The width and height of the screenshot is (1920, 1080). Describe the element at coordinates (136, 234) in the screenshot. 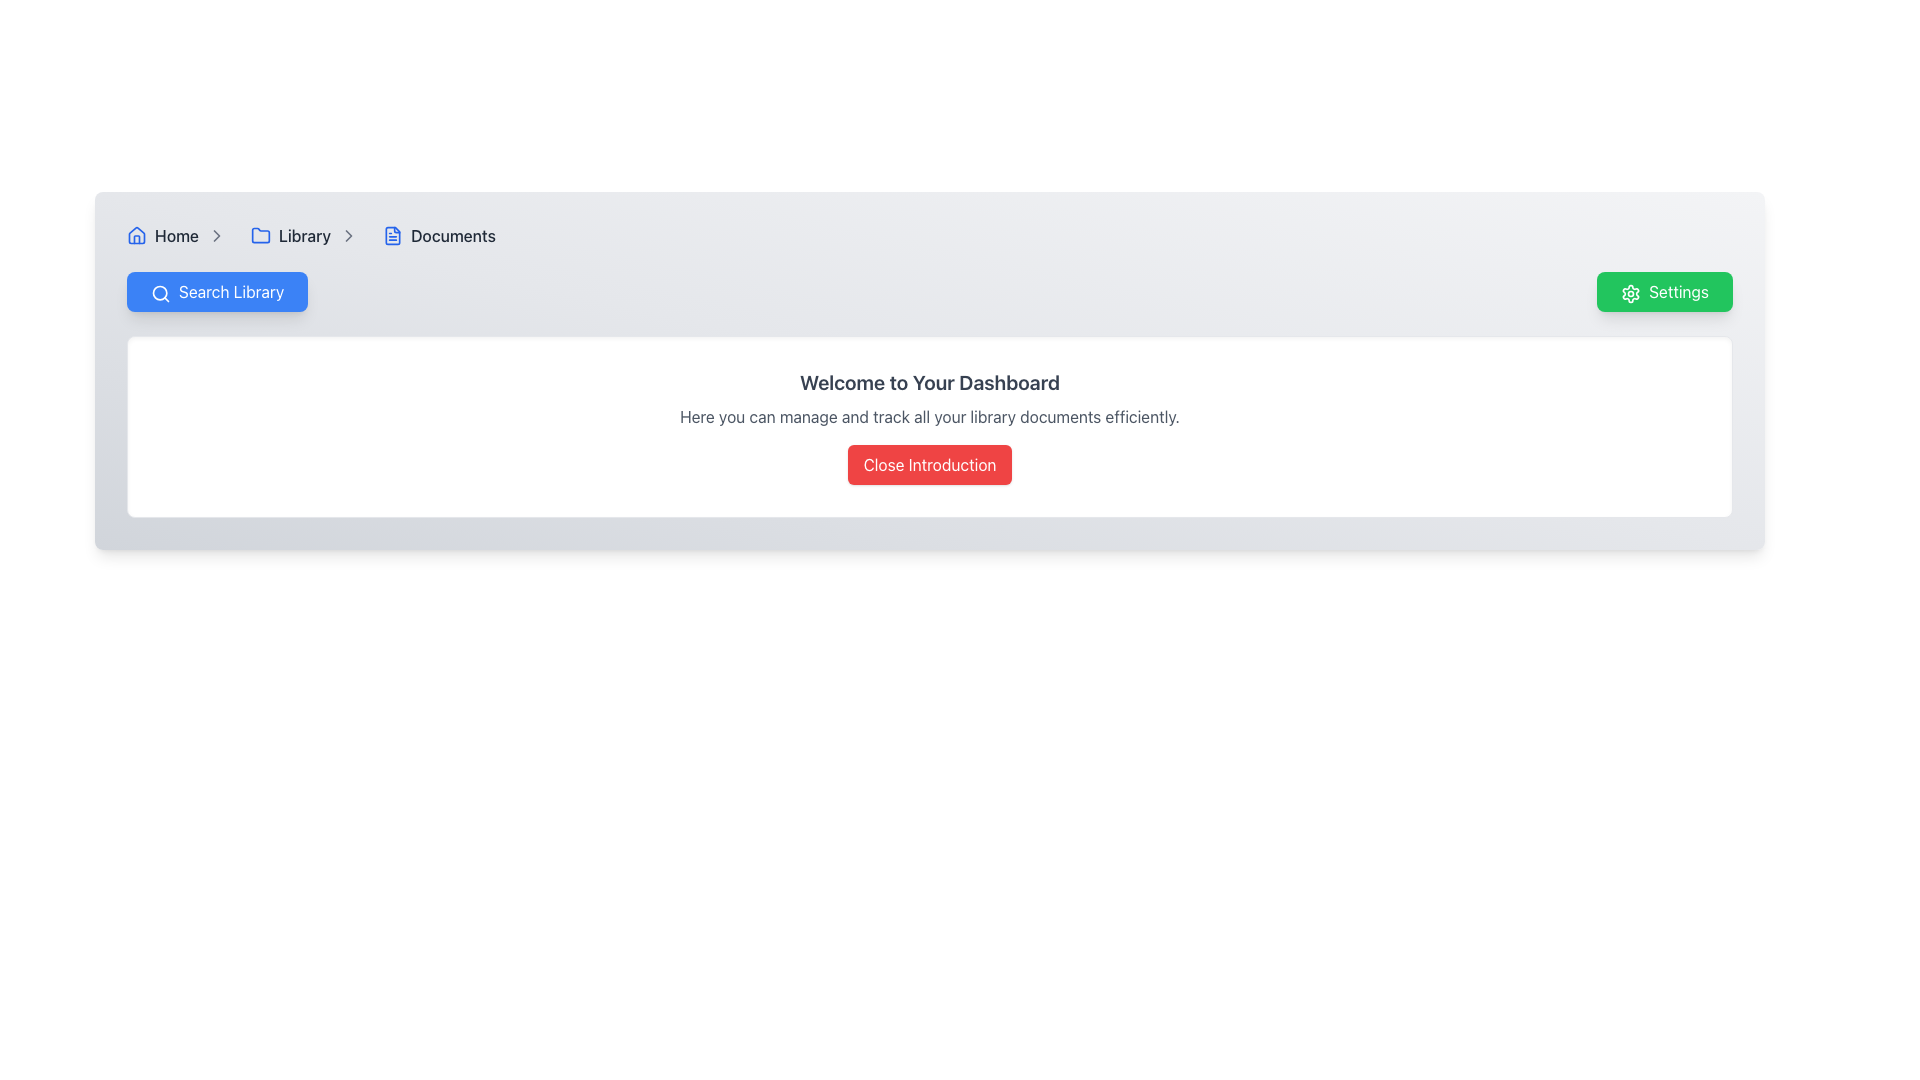

I see `the house-shaped icon that resembles a home, which is colored in vivid blue and positioned to the far left of the breadcrumb navigation bar, preceding the text label 'Home'` at that location.